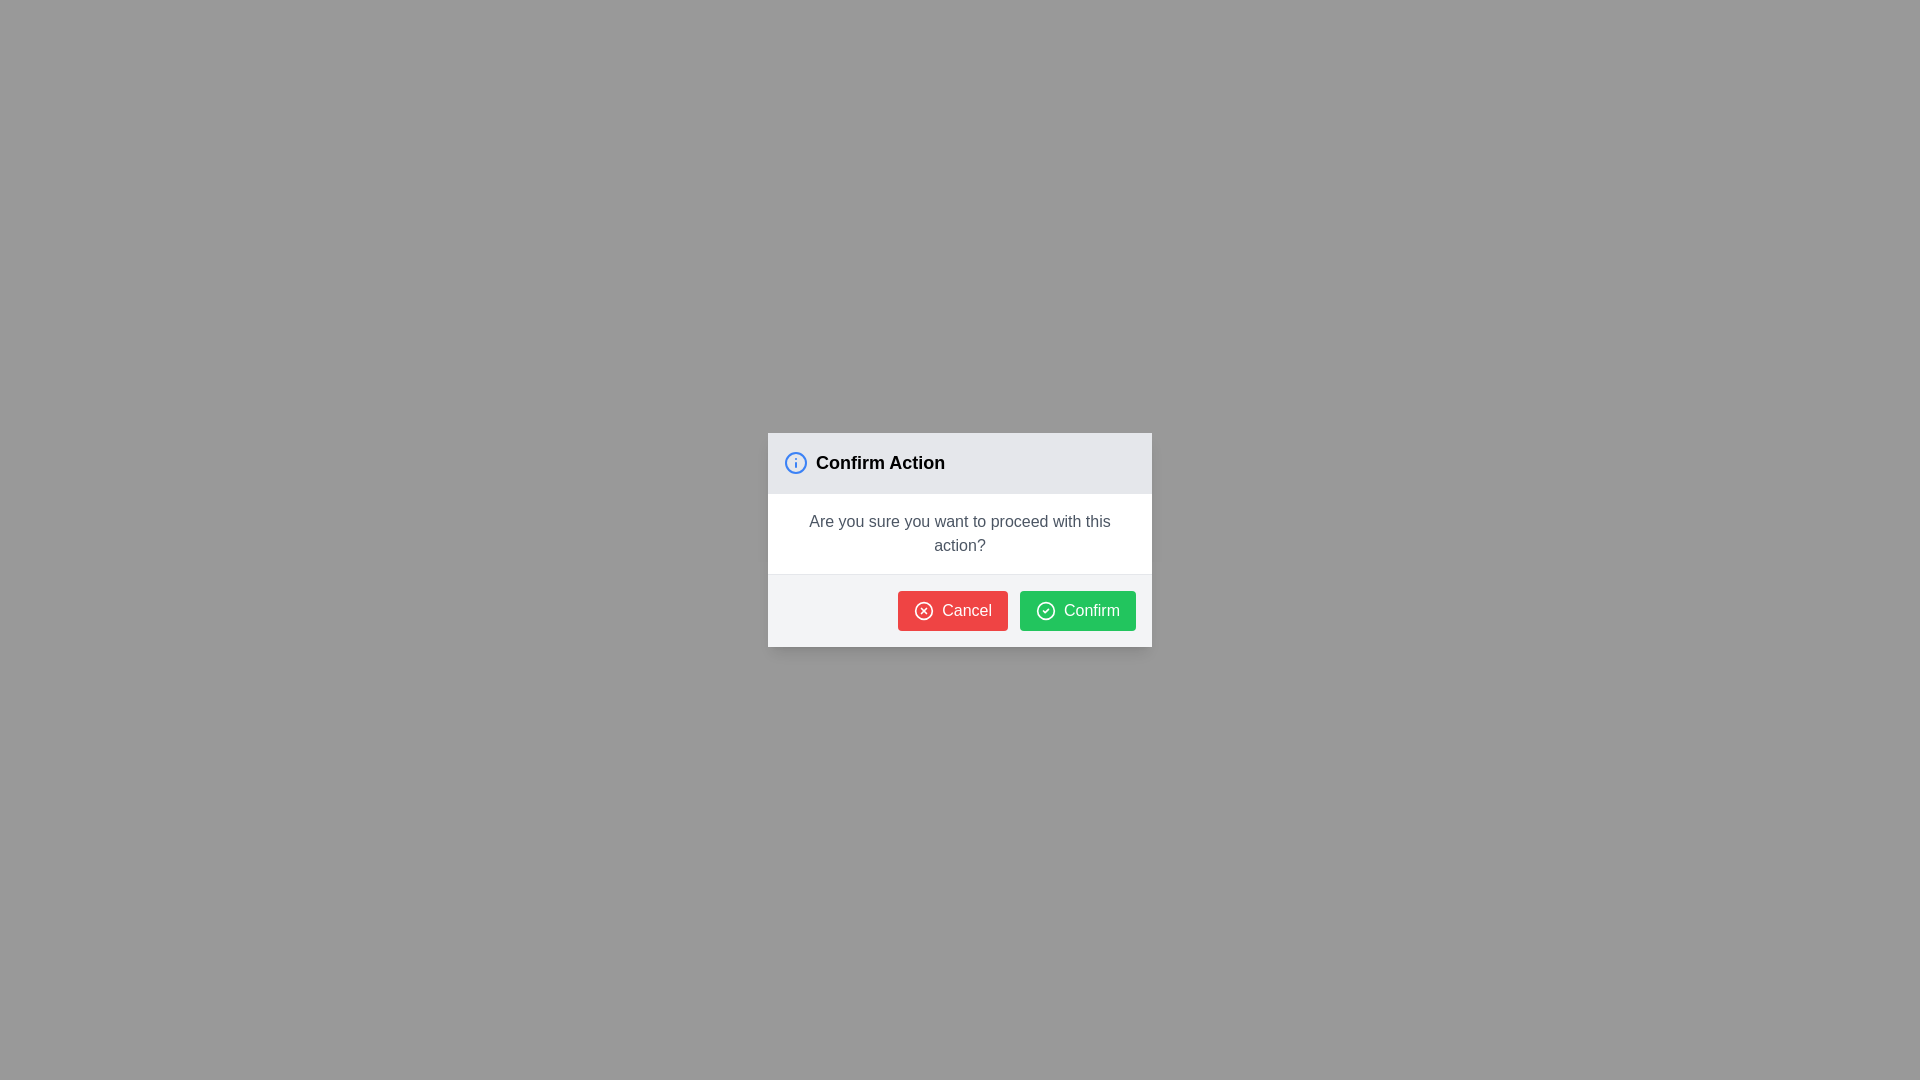 Image resolution: width=1920 pixels, height=1080 pixels. Describe the element at coordinates (1077, 609) in the screenshot. I see `the confirmation button located at the bottom right of the modal dialog box to confirm the action` at that location.